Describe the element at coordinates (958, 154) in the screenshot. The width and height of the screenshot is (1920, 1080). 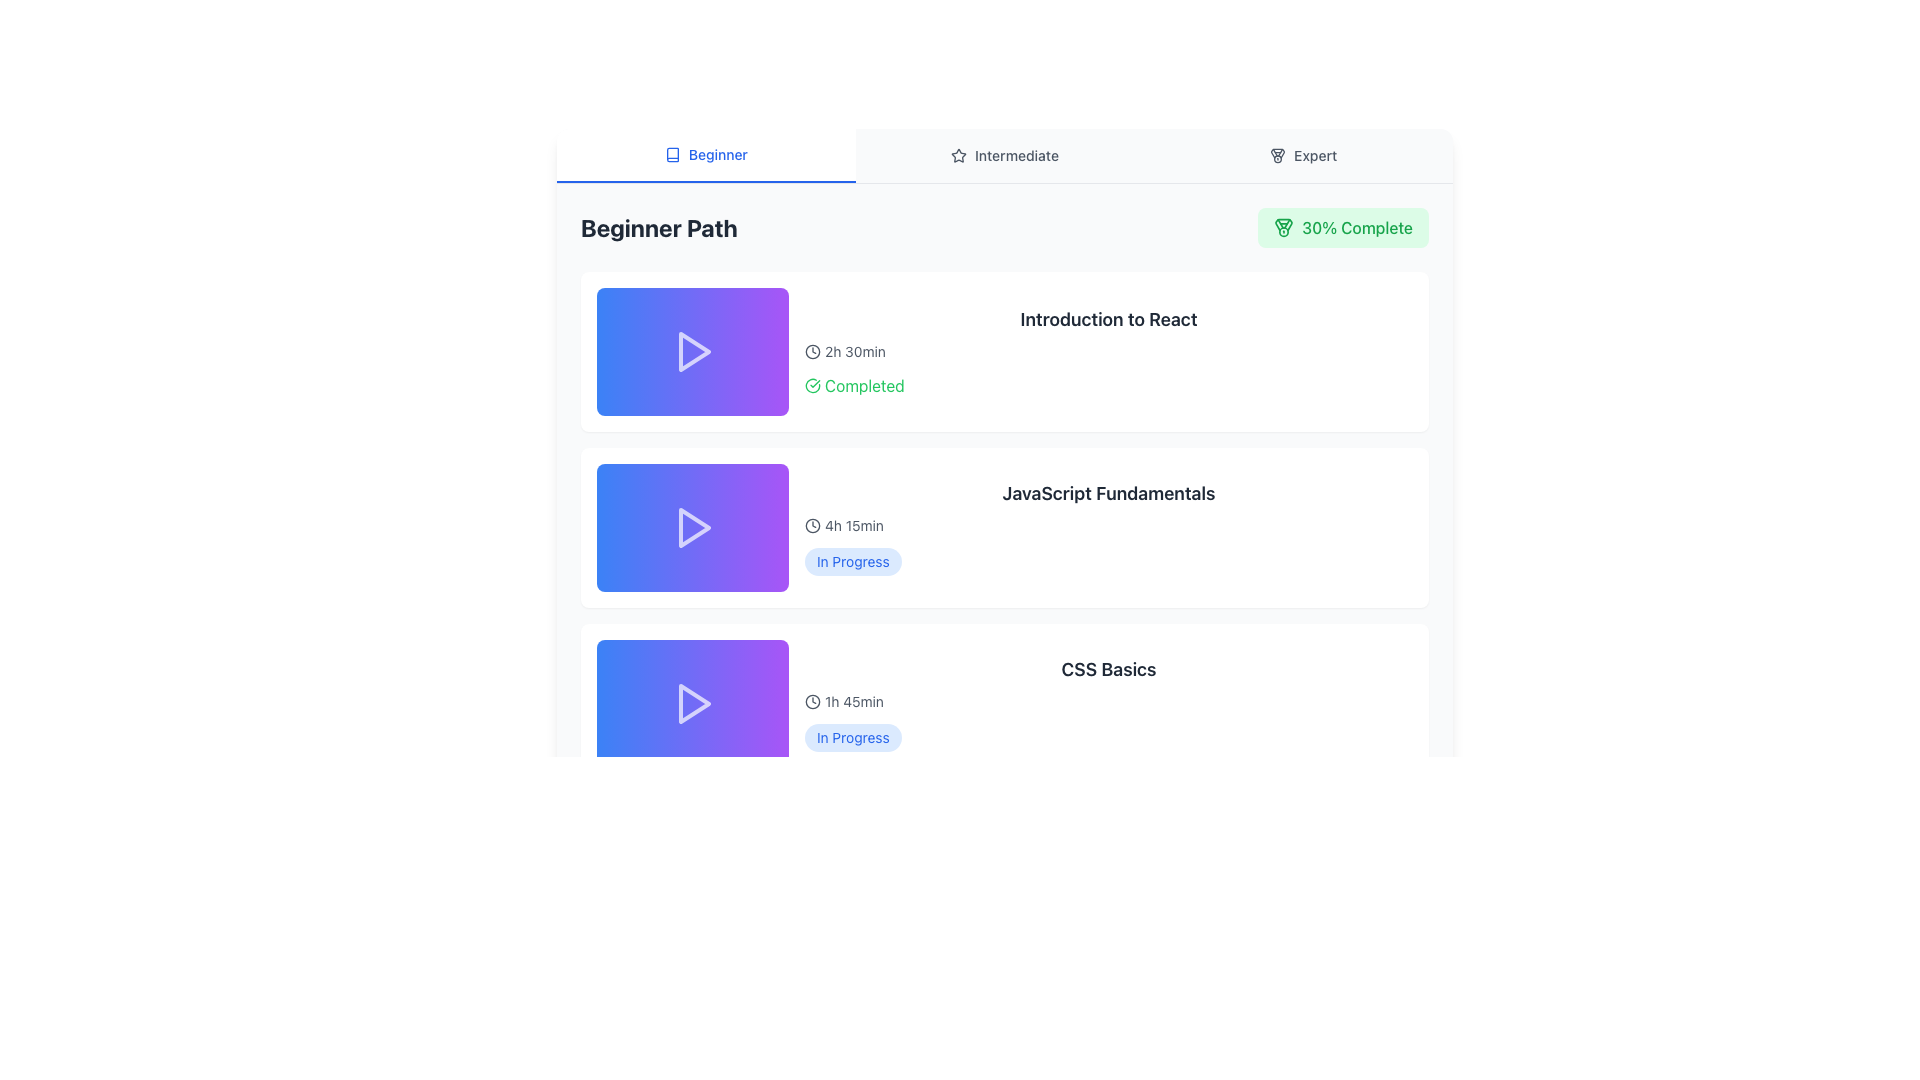
I see `the center of the icon located in the top-right section of the interface for interaction, which may relate to rating or bookmarking content` at that location.